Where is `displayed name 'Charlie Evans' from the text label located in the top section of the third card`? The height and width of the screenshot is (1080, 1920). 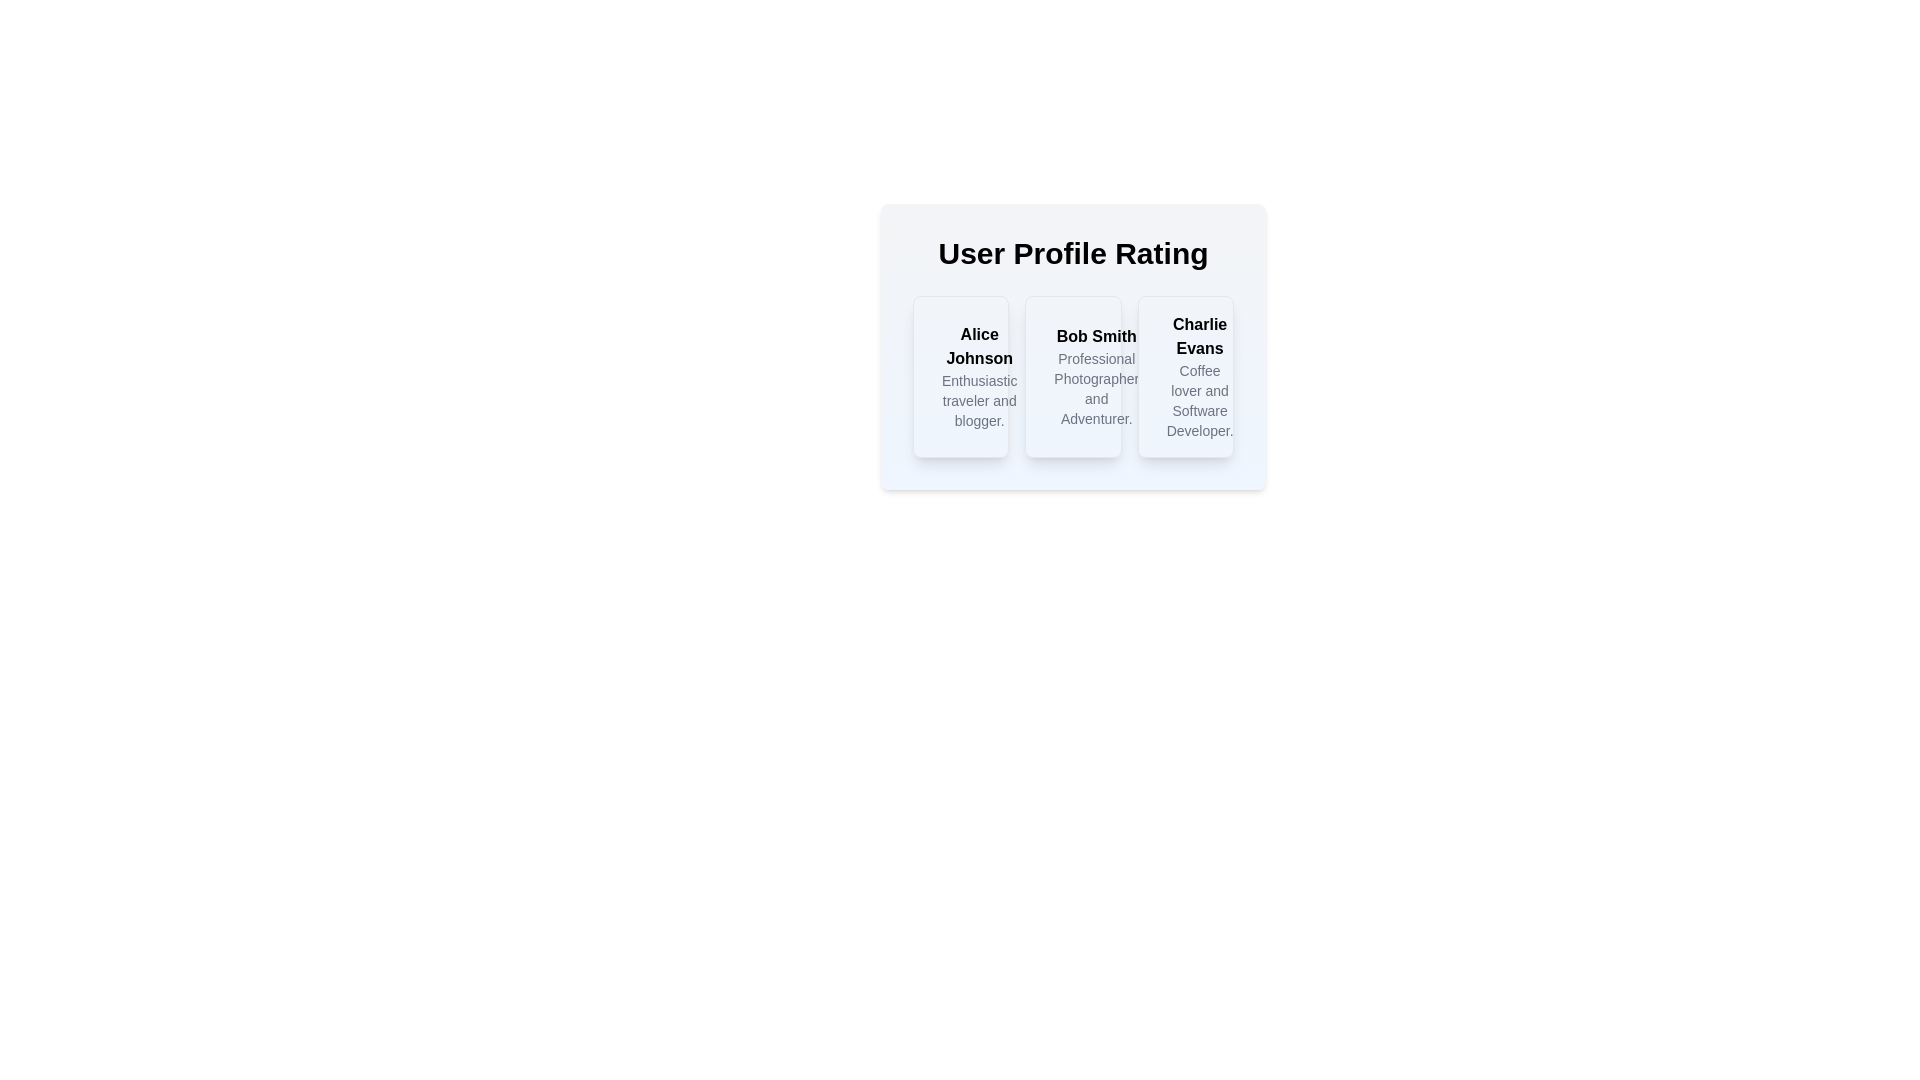
displayed name 'Charlie Evans' from the text label located in the top section of the third card is located at coordinates (1200, 335).